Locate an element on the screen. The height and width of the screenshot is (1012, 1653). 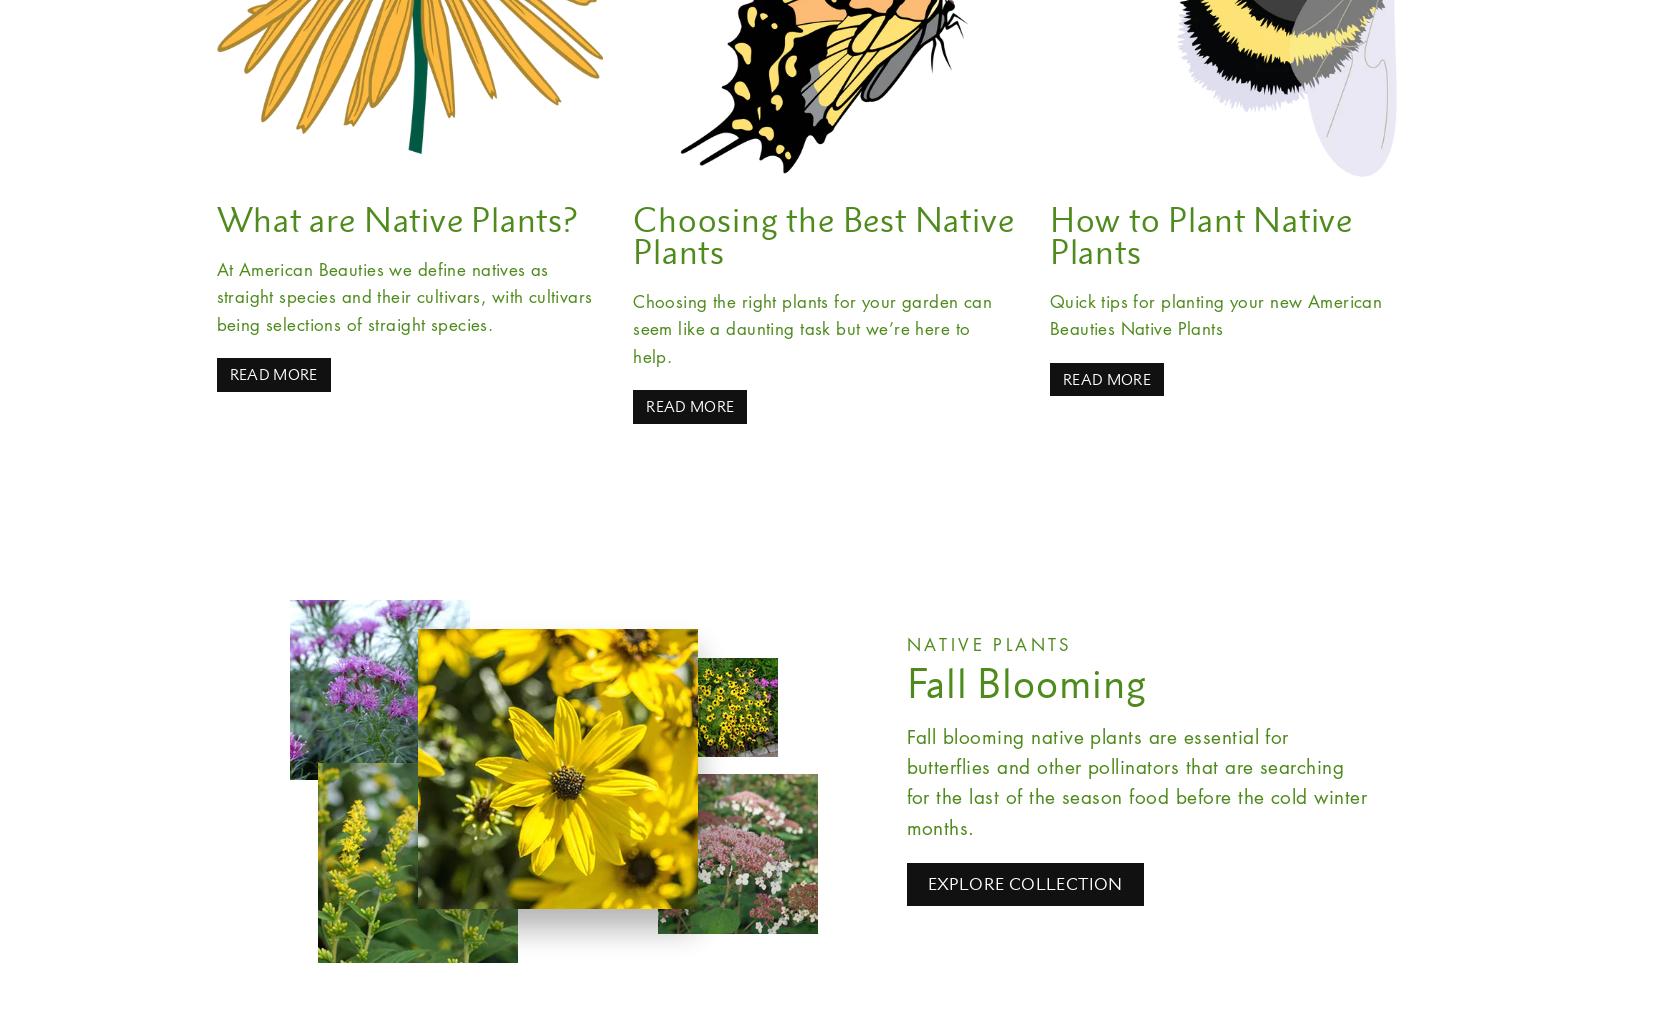
'Fall Blooming' is located at coordinates (906, 681).